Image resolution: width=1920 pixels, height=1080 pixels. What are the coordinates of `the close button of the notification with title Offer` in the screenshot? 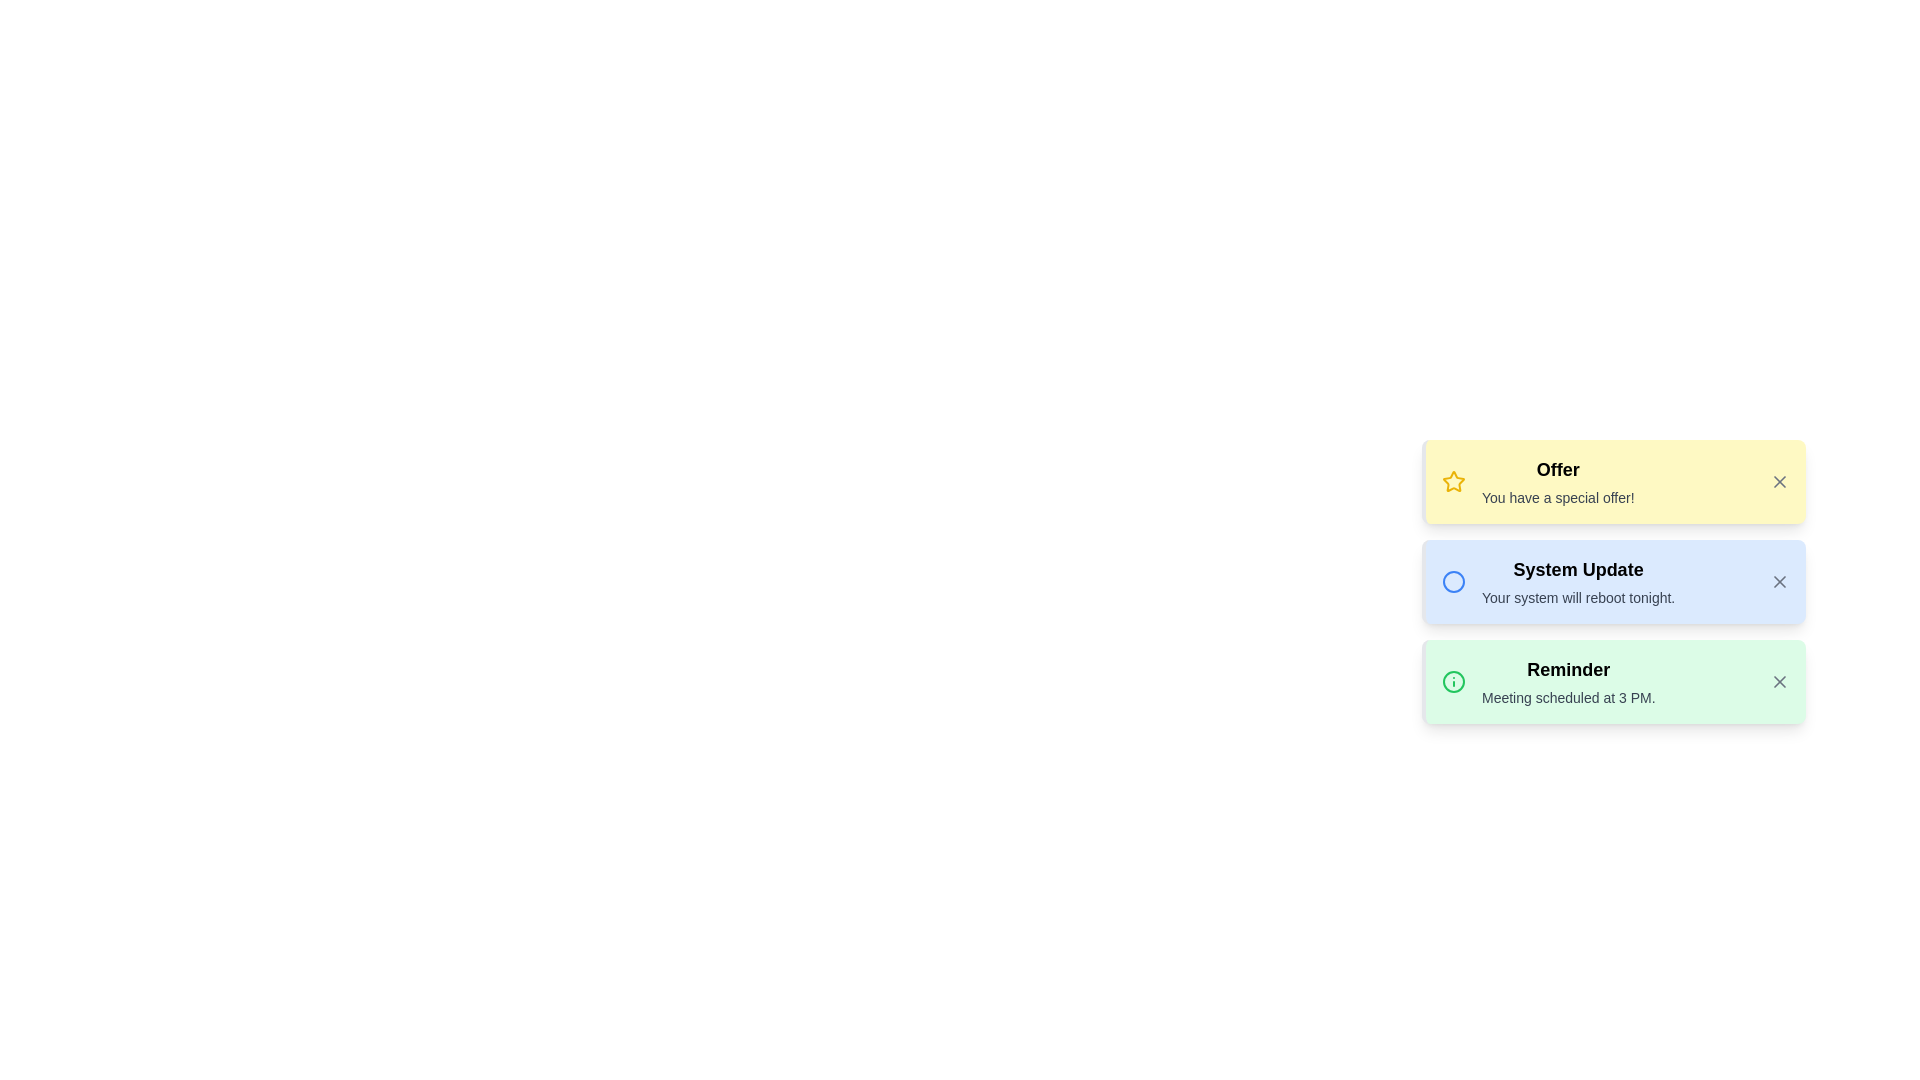 It's located at (1780, 482).